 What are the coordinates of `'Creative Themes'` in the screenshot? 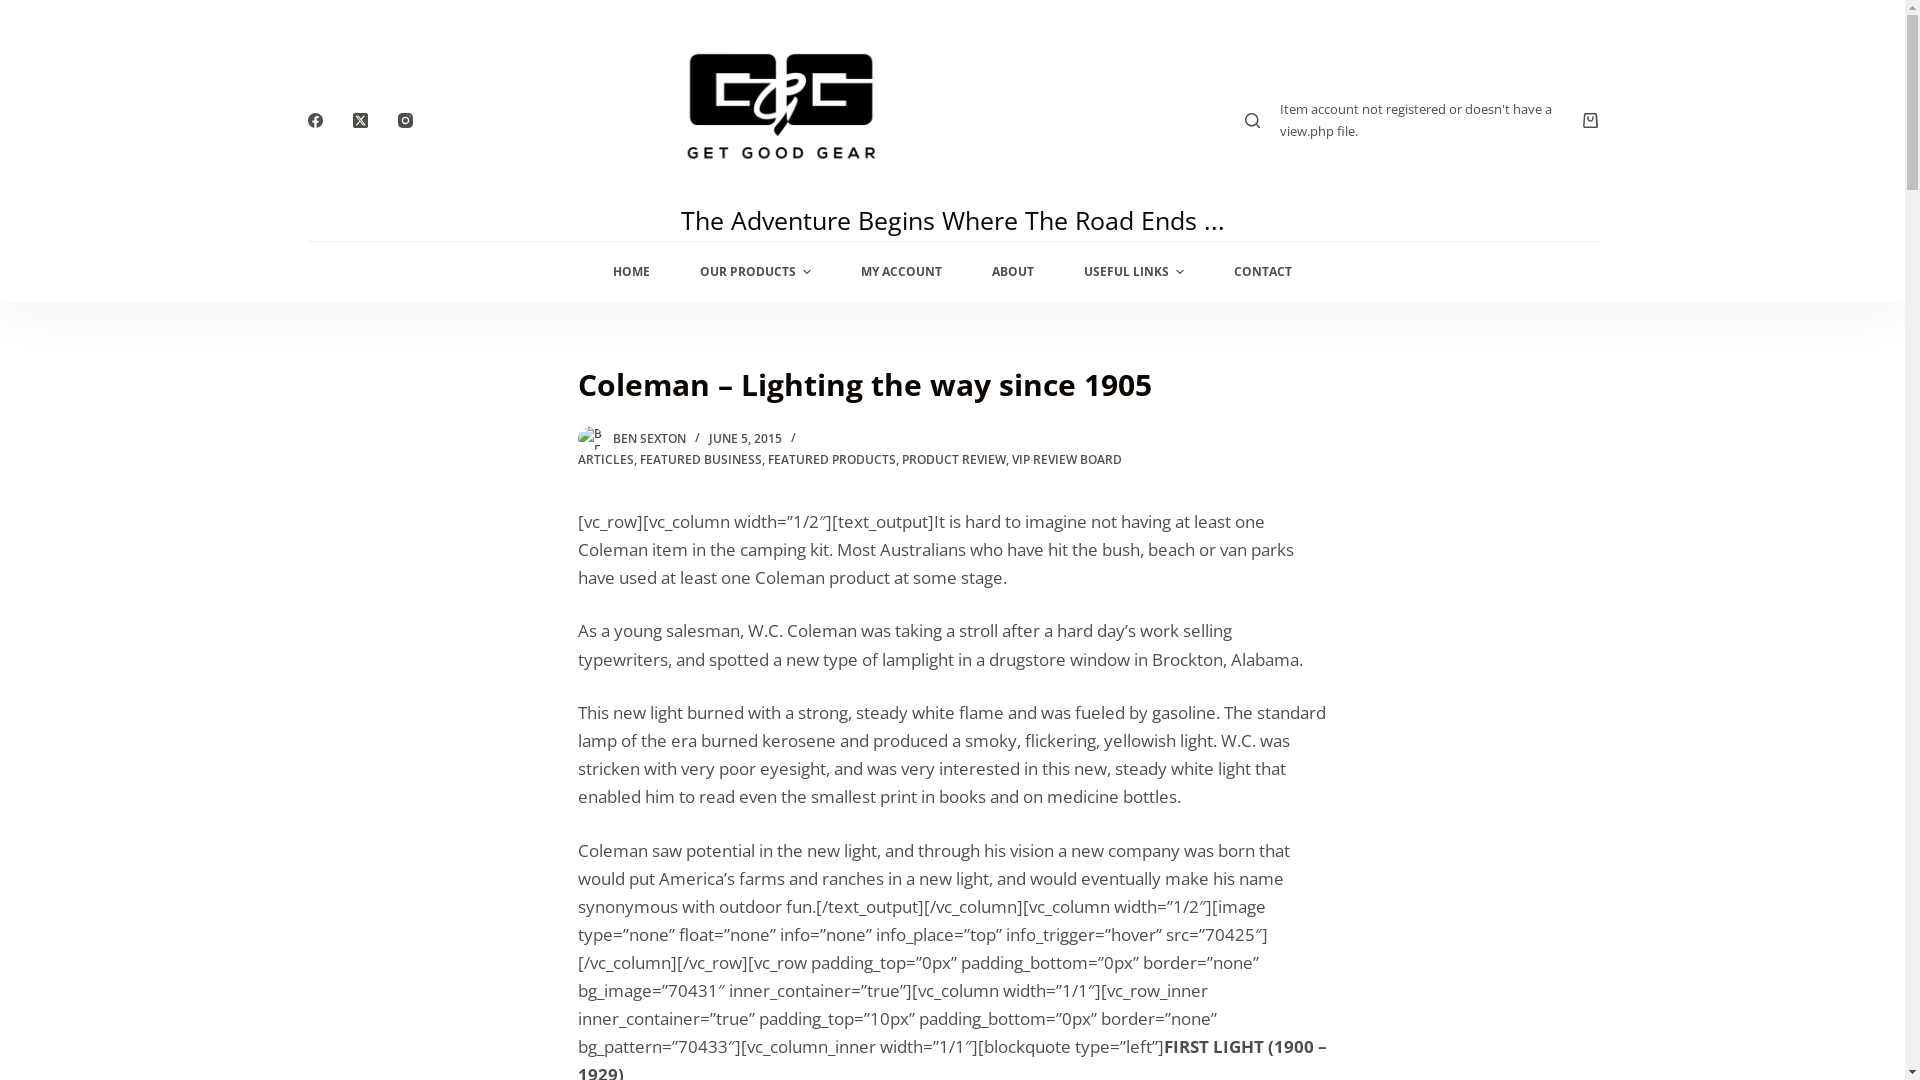 It's located at (651, 1043).